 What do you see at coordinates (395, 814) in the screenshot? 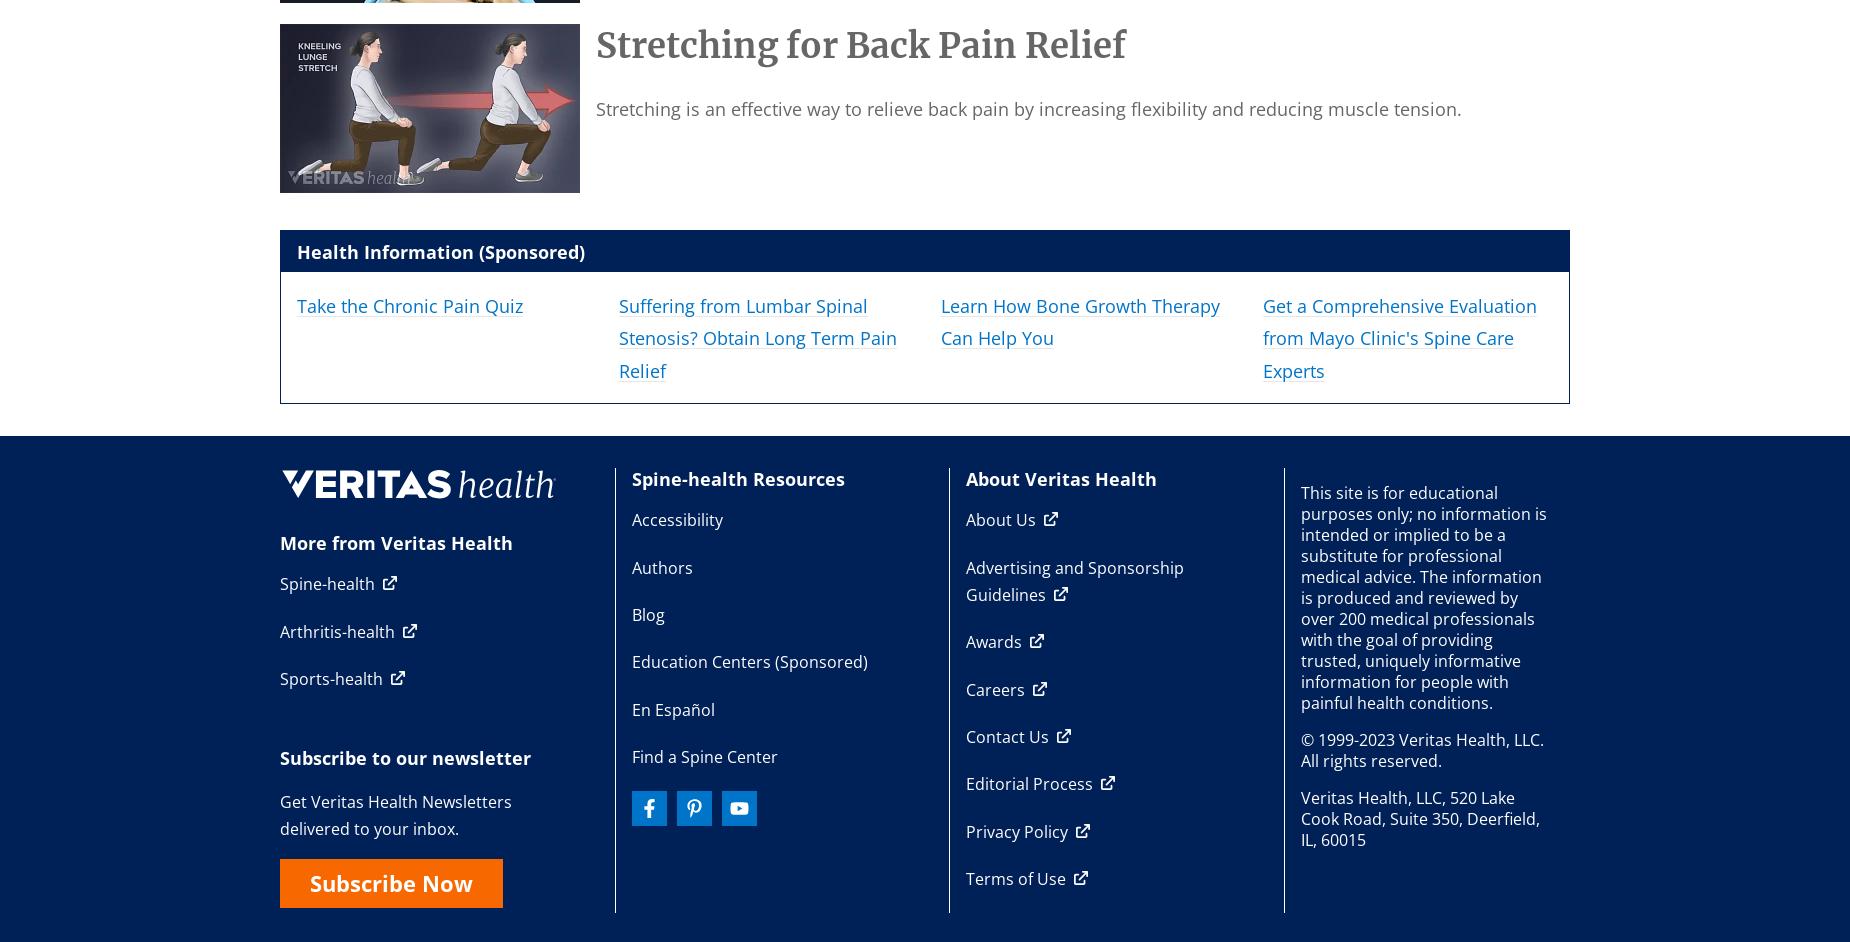
I see `'Get Veritas Health Newsletters delivered to your inbox.'` at bounding box center [395, 814].